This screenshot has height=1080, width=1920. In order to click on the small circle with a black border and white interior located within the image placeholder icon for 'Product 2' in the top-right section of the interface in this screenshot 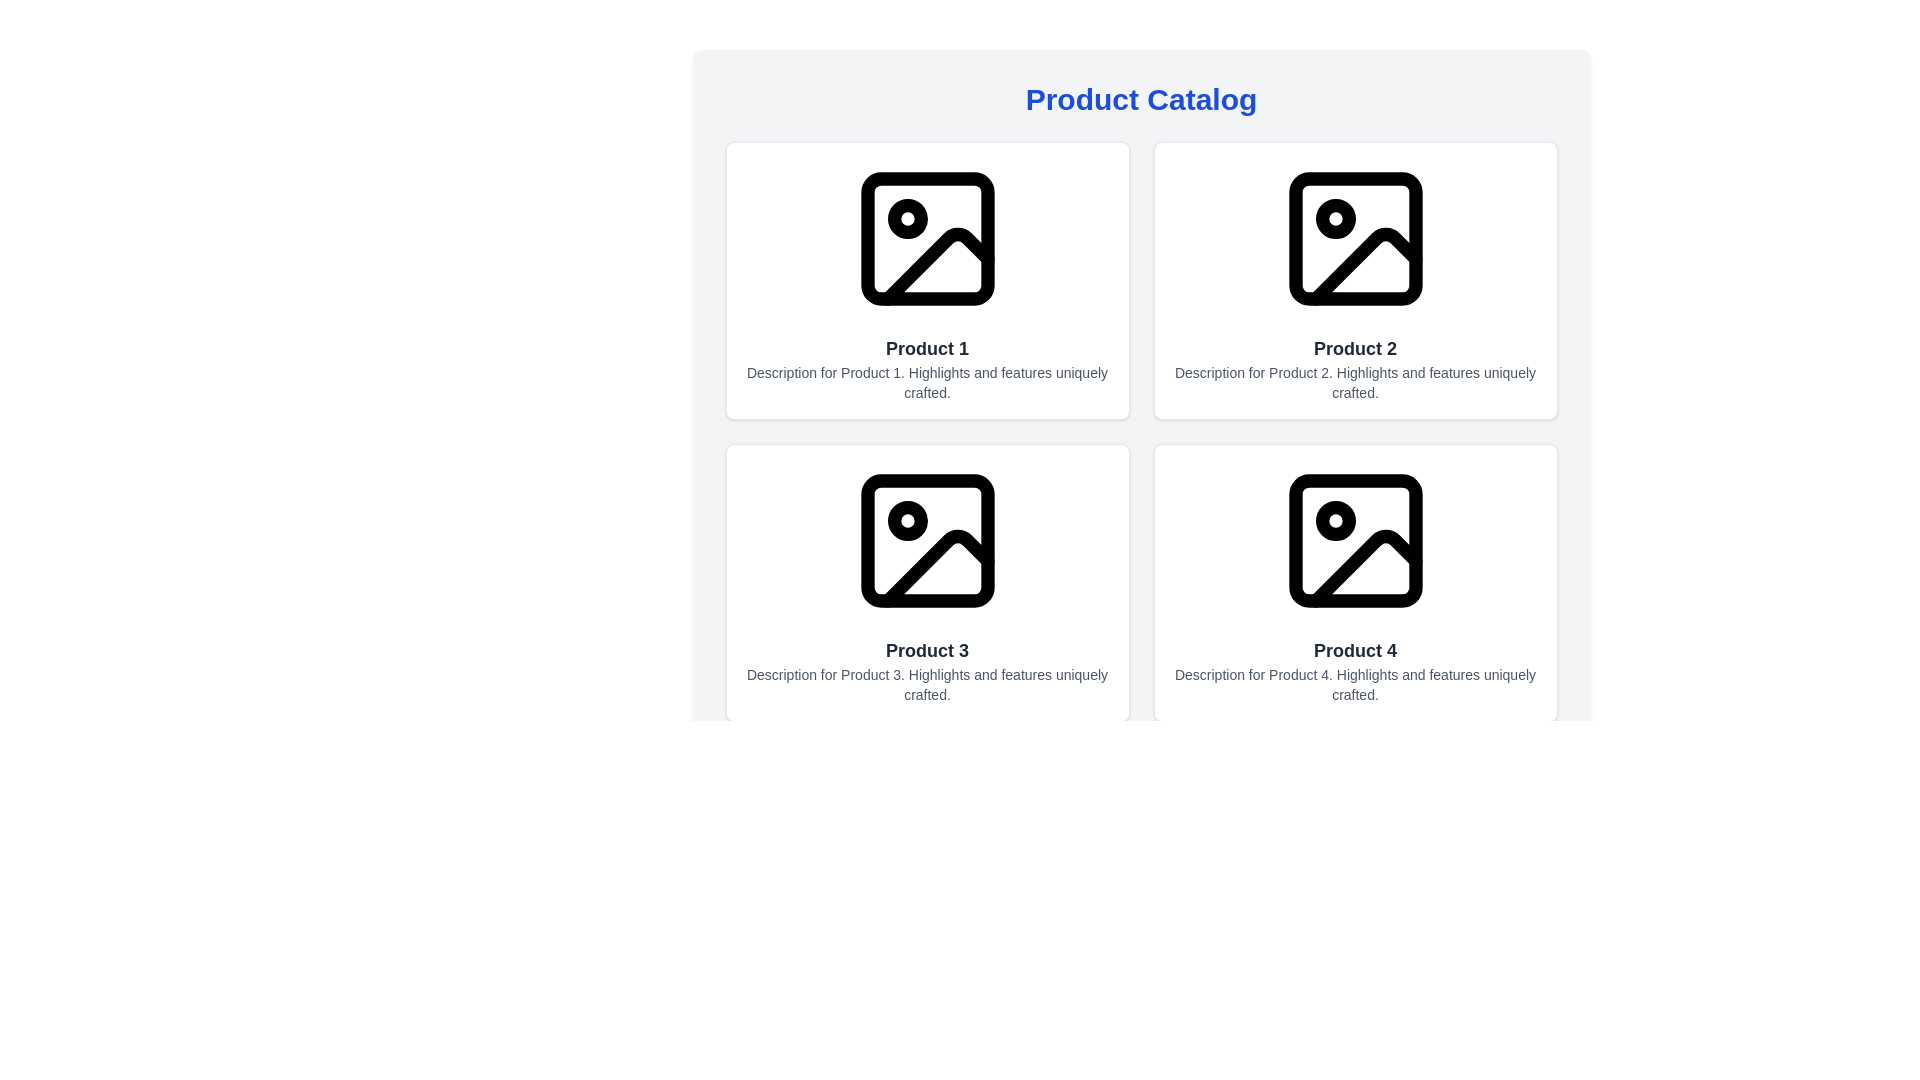, I will do `click(1335, 219)`.